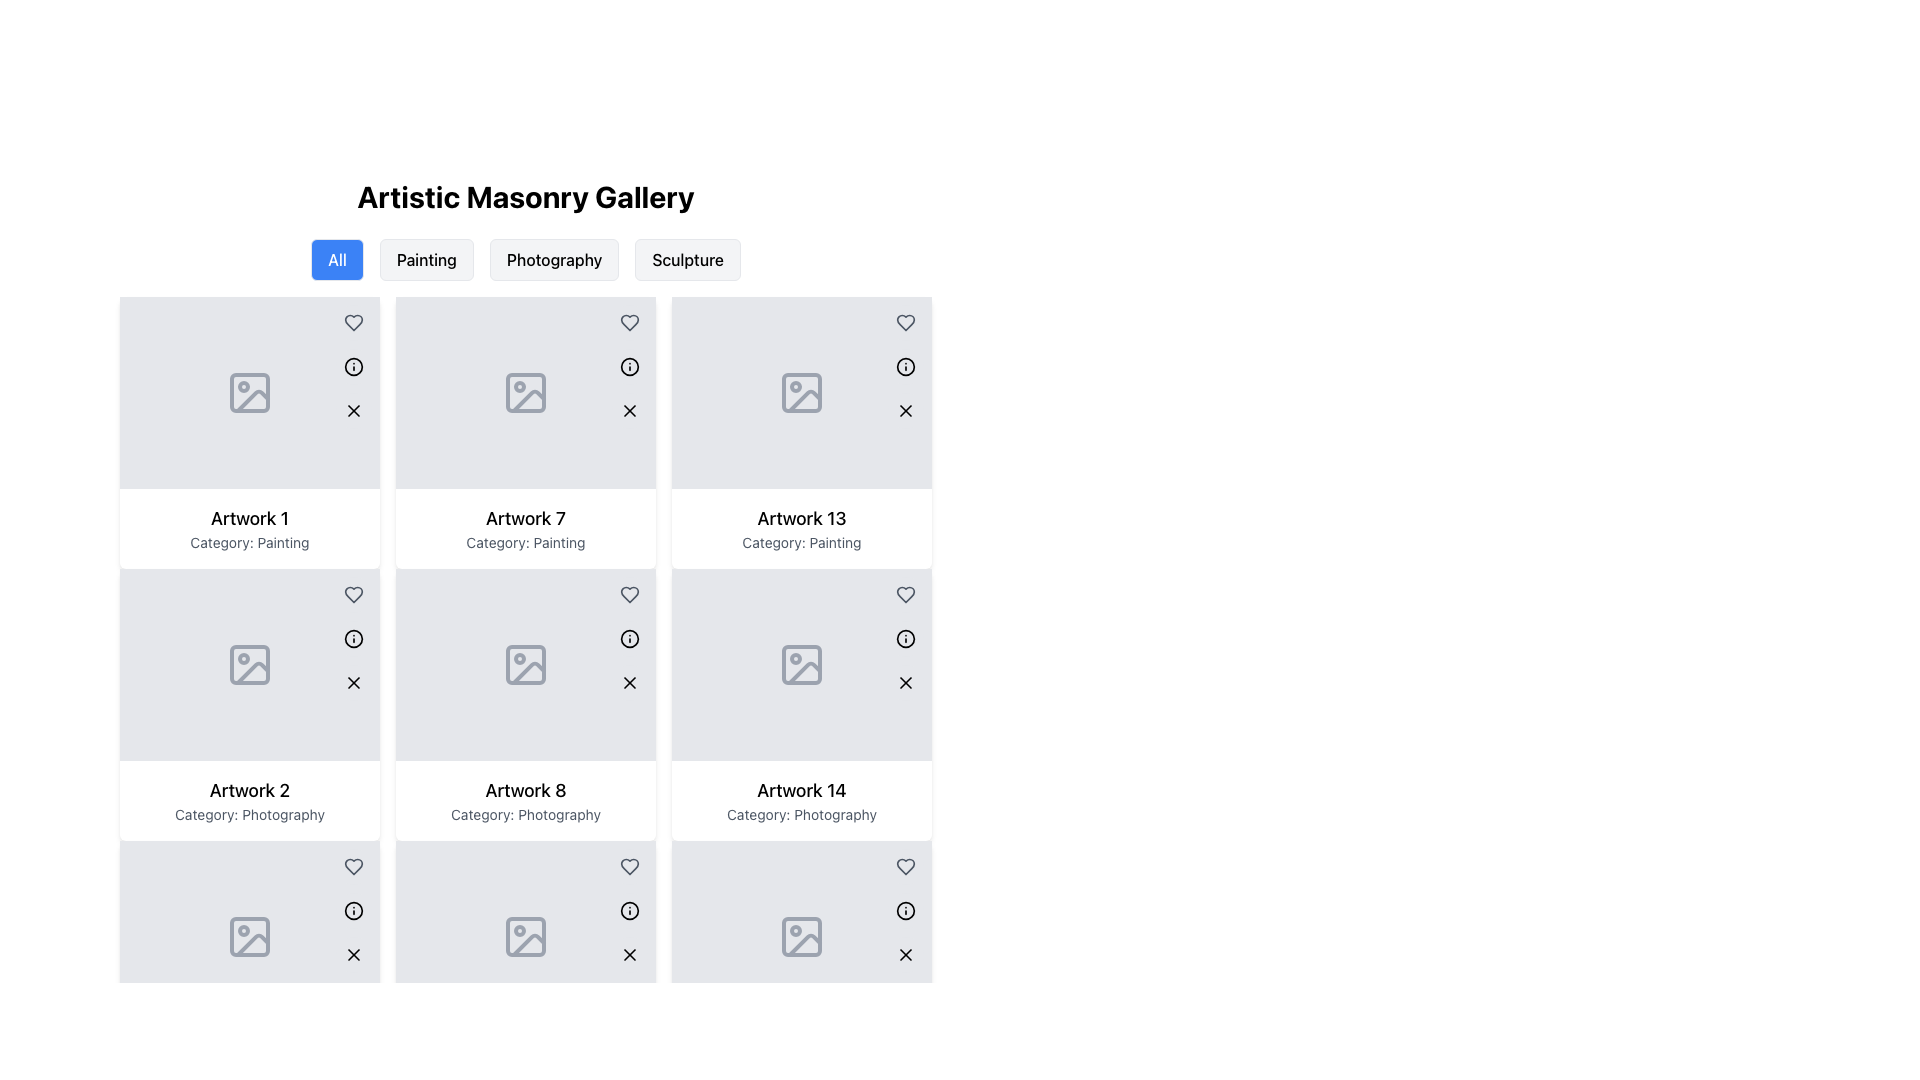 The image size is (1920, 1080). Describe the element at coordinates (248, 937) in the screenshot. I see `the Icon Placeholder in the Artwork 3 card, which is the topmost section of the card designated for image display in the Sculpture category` at that location.